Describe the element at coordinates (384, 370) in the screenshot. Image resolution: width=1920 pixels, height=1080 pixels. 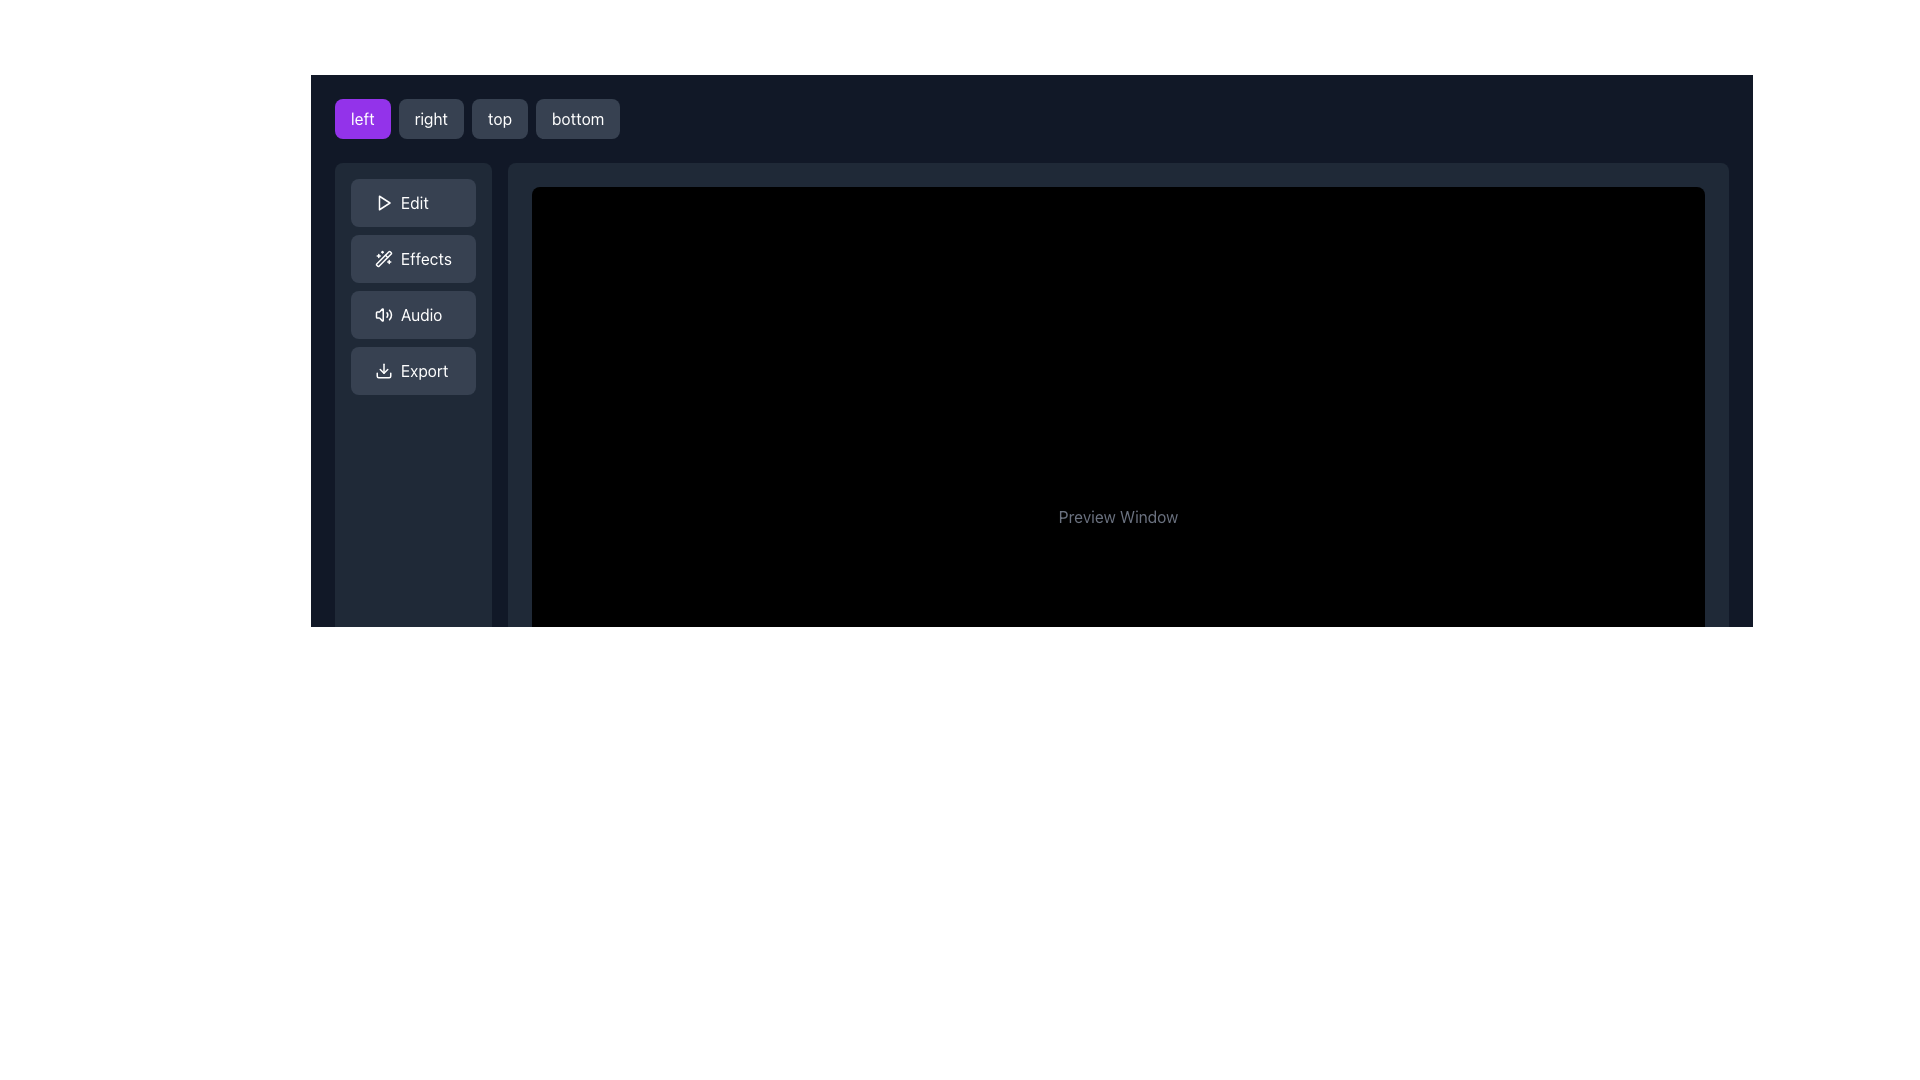
I see `the small download icon represented by a downward arrow pointing into a horizontal box, located to the left of the 'Export' button in the bottom portion of the left vertical control panel` at that location.